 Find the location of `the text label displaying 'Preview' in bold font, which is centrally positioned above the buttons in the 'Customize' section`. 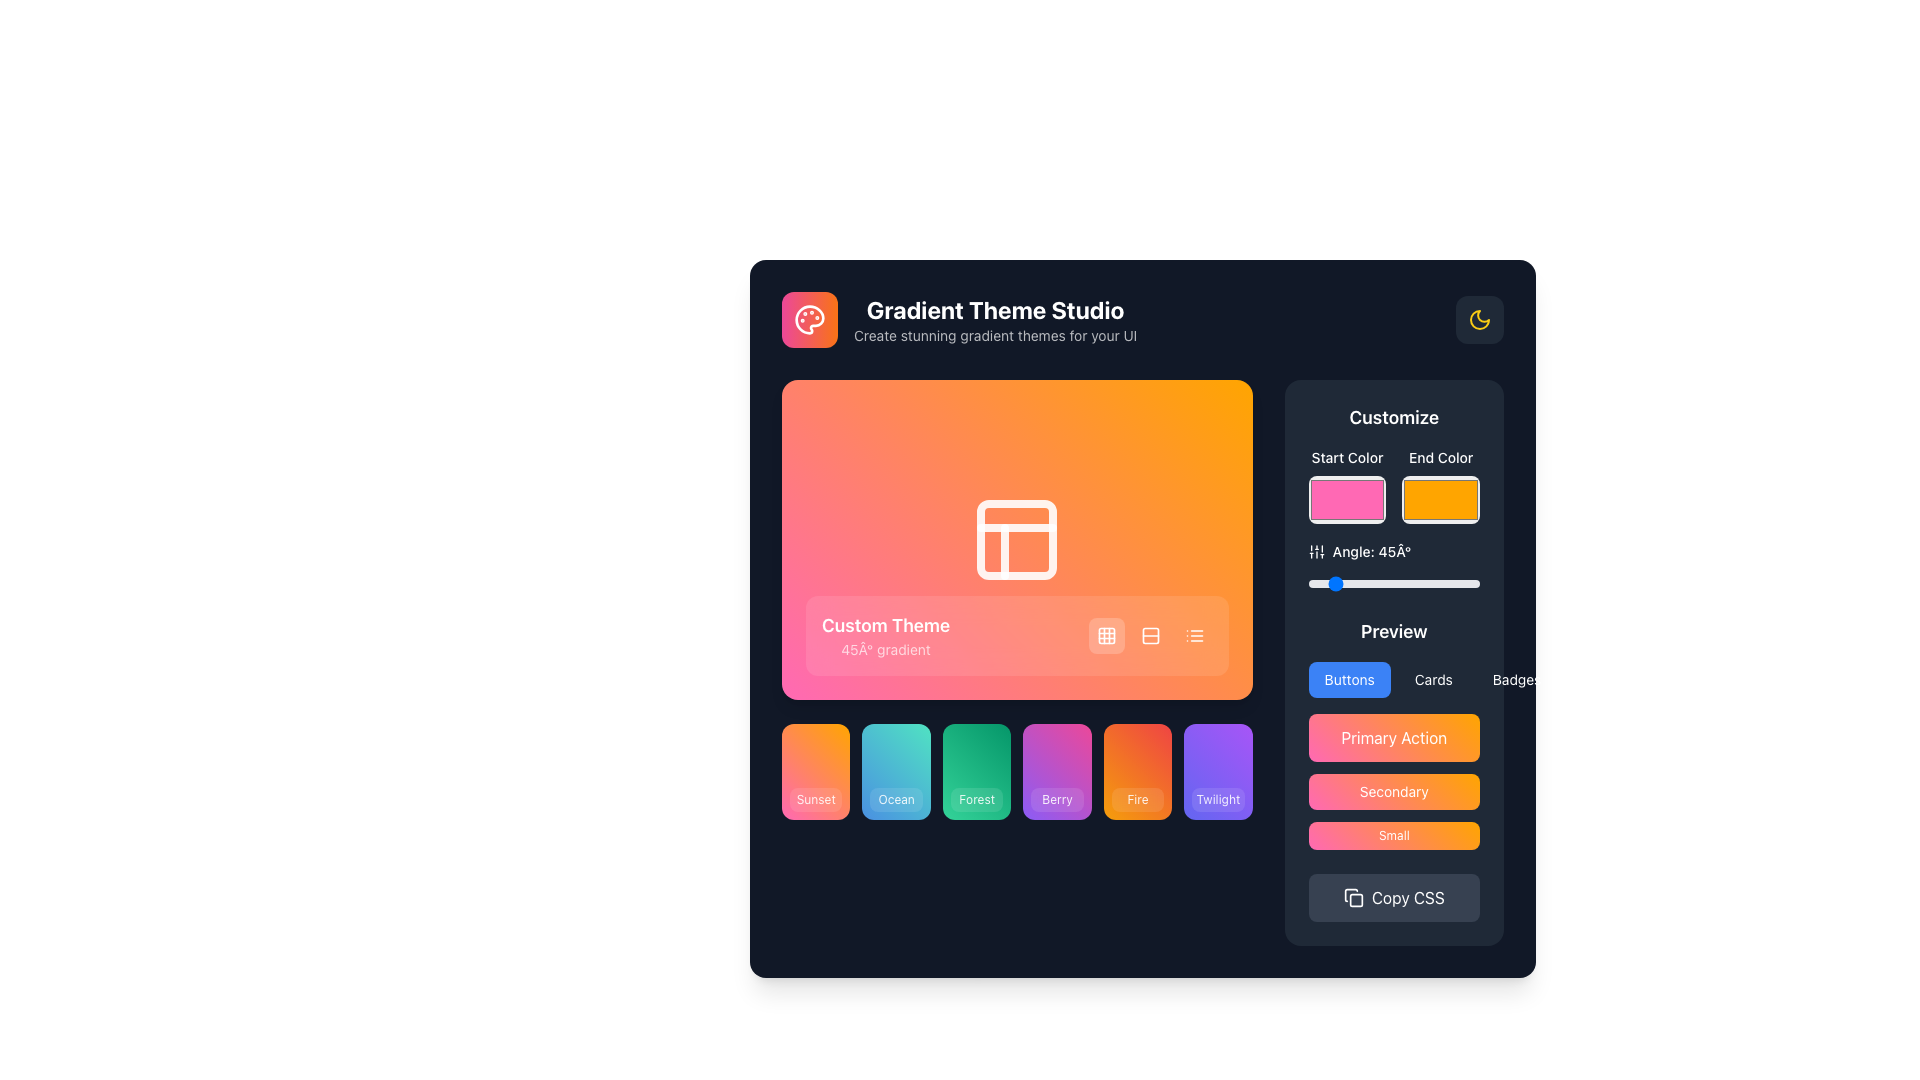

the text label displaying 'Preview' in bold font, which is centrally positioned above the buttons in the 'Customize' section is located at coordinates (1393, 632).